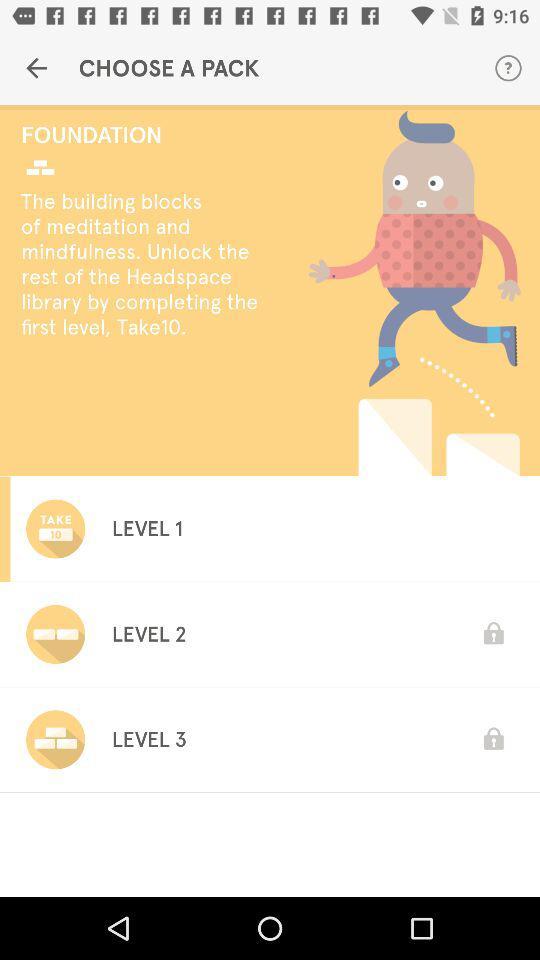 The width and height of the screenshot is (540, 960). What do you see at coordinates (148, 633) in the screenshot?
I see `level 2` at bounding box center [148, 633].